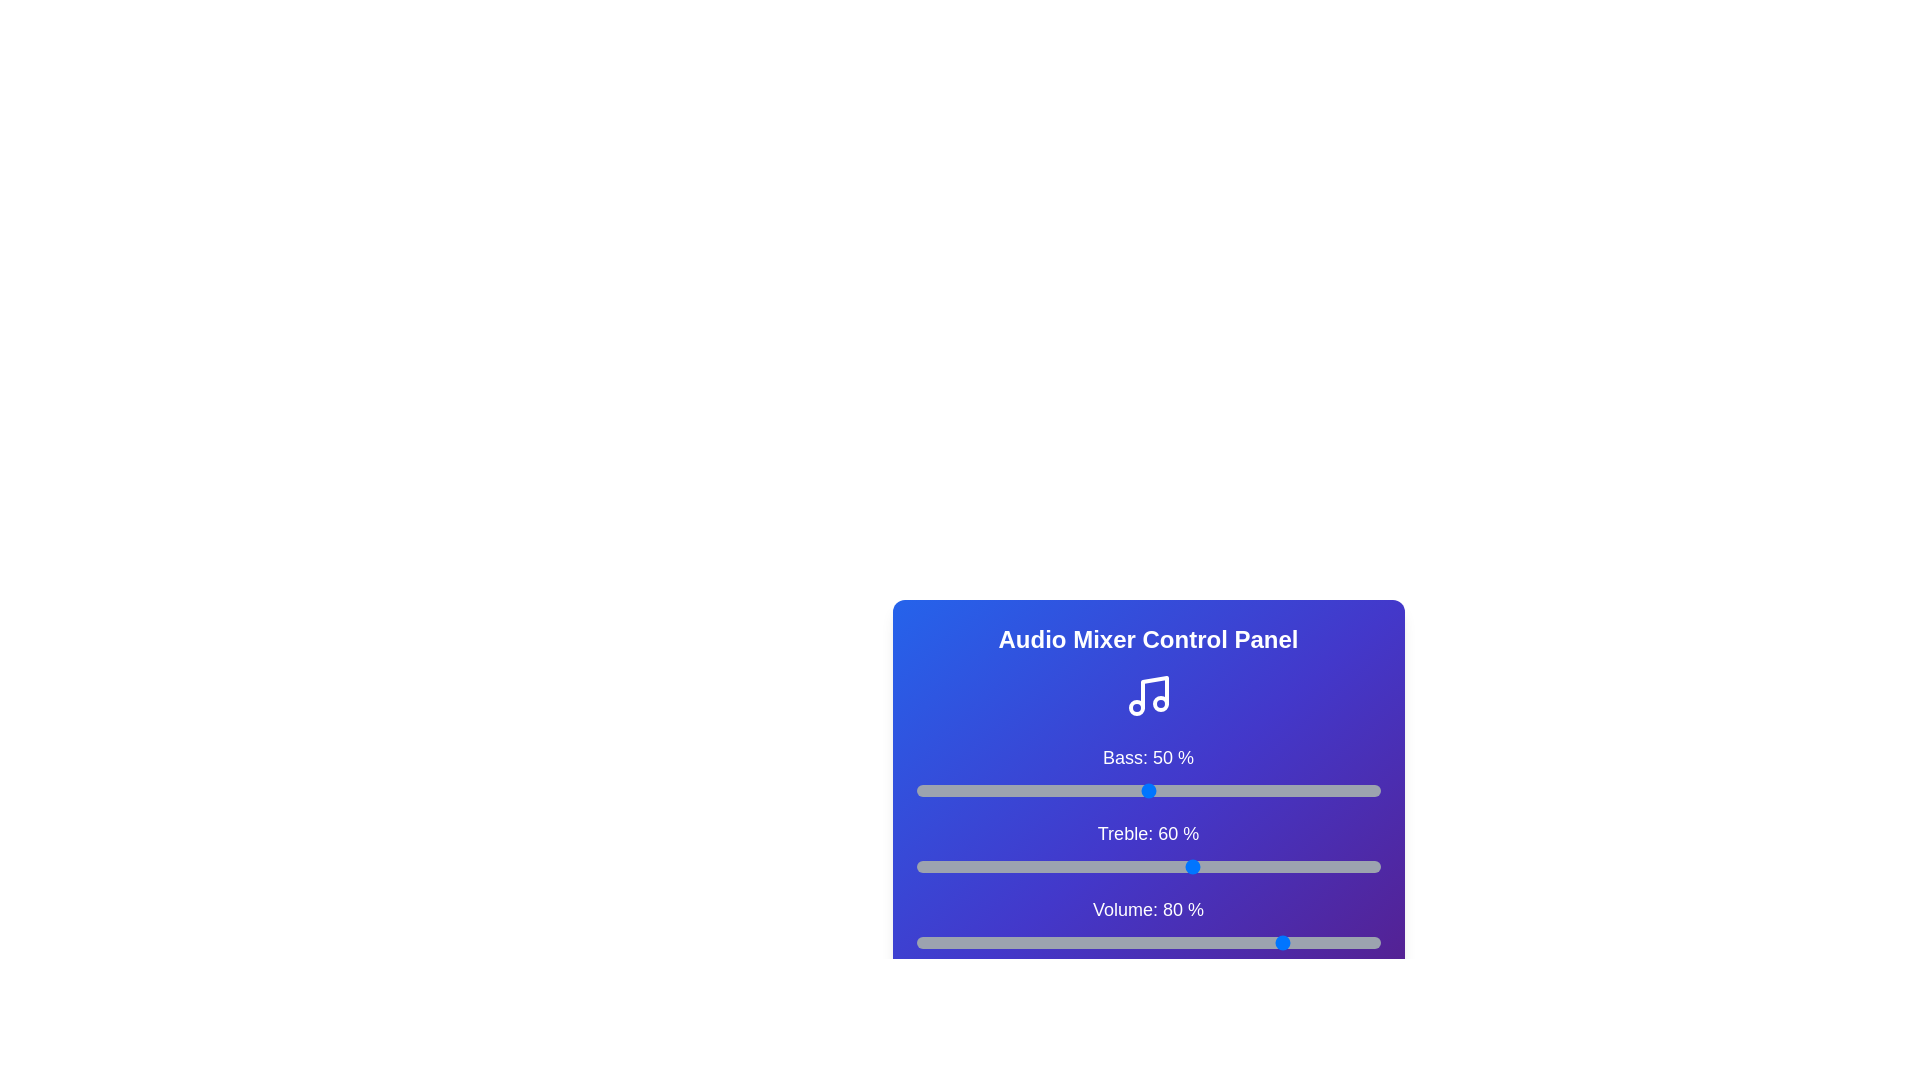 This screenshot has width=1920, height=1080. Describe the element at coordinates (1301, 866) in the screenshot. I see `the treble slider to 83%` at that location.